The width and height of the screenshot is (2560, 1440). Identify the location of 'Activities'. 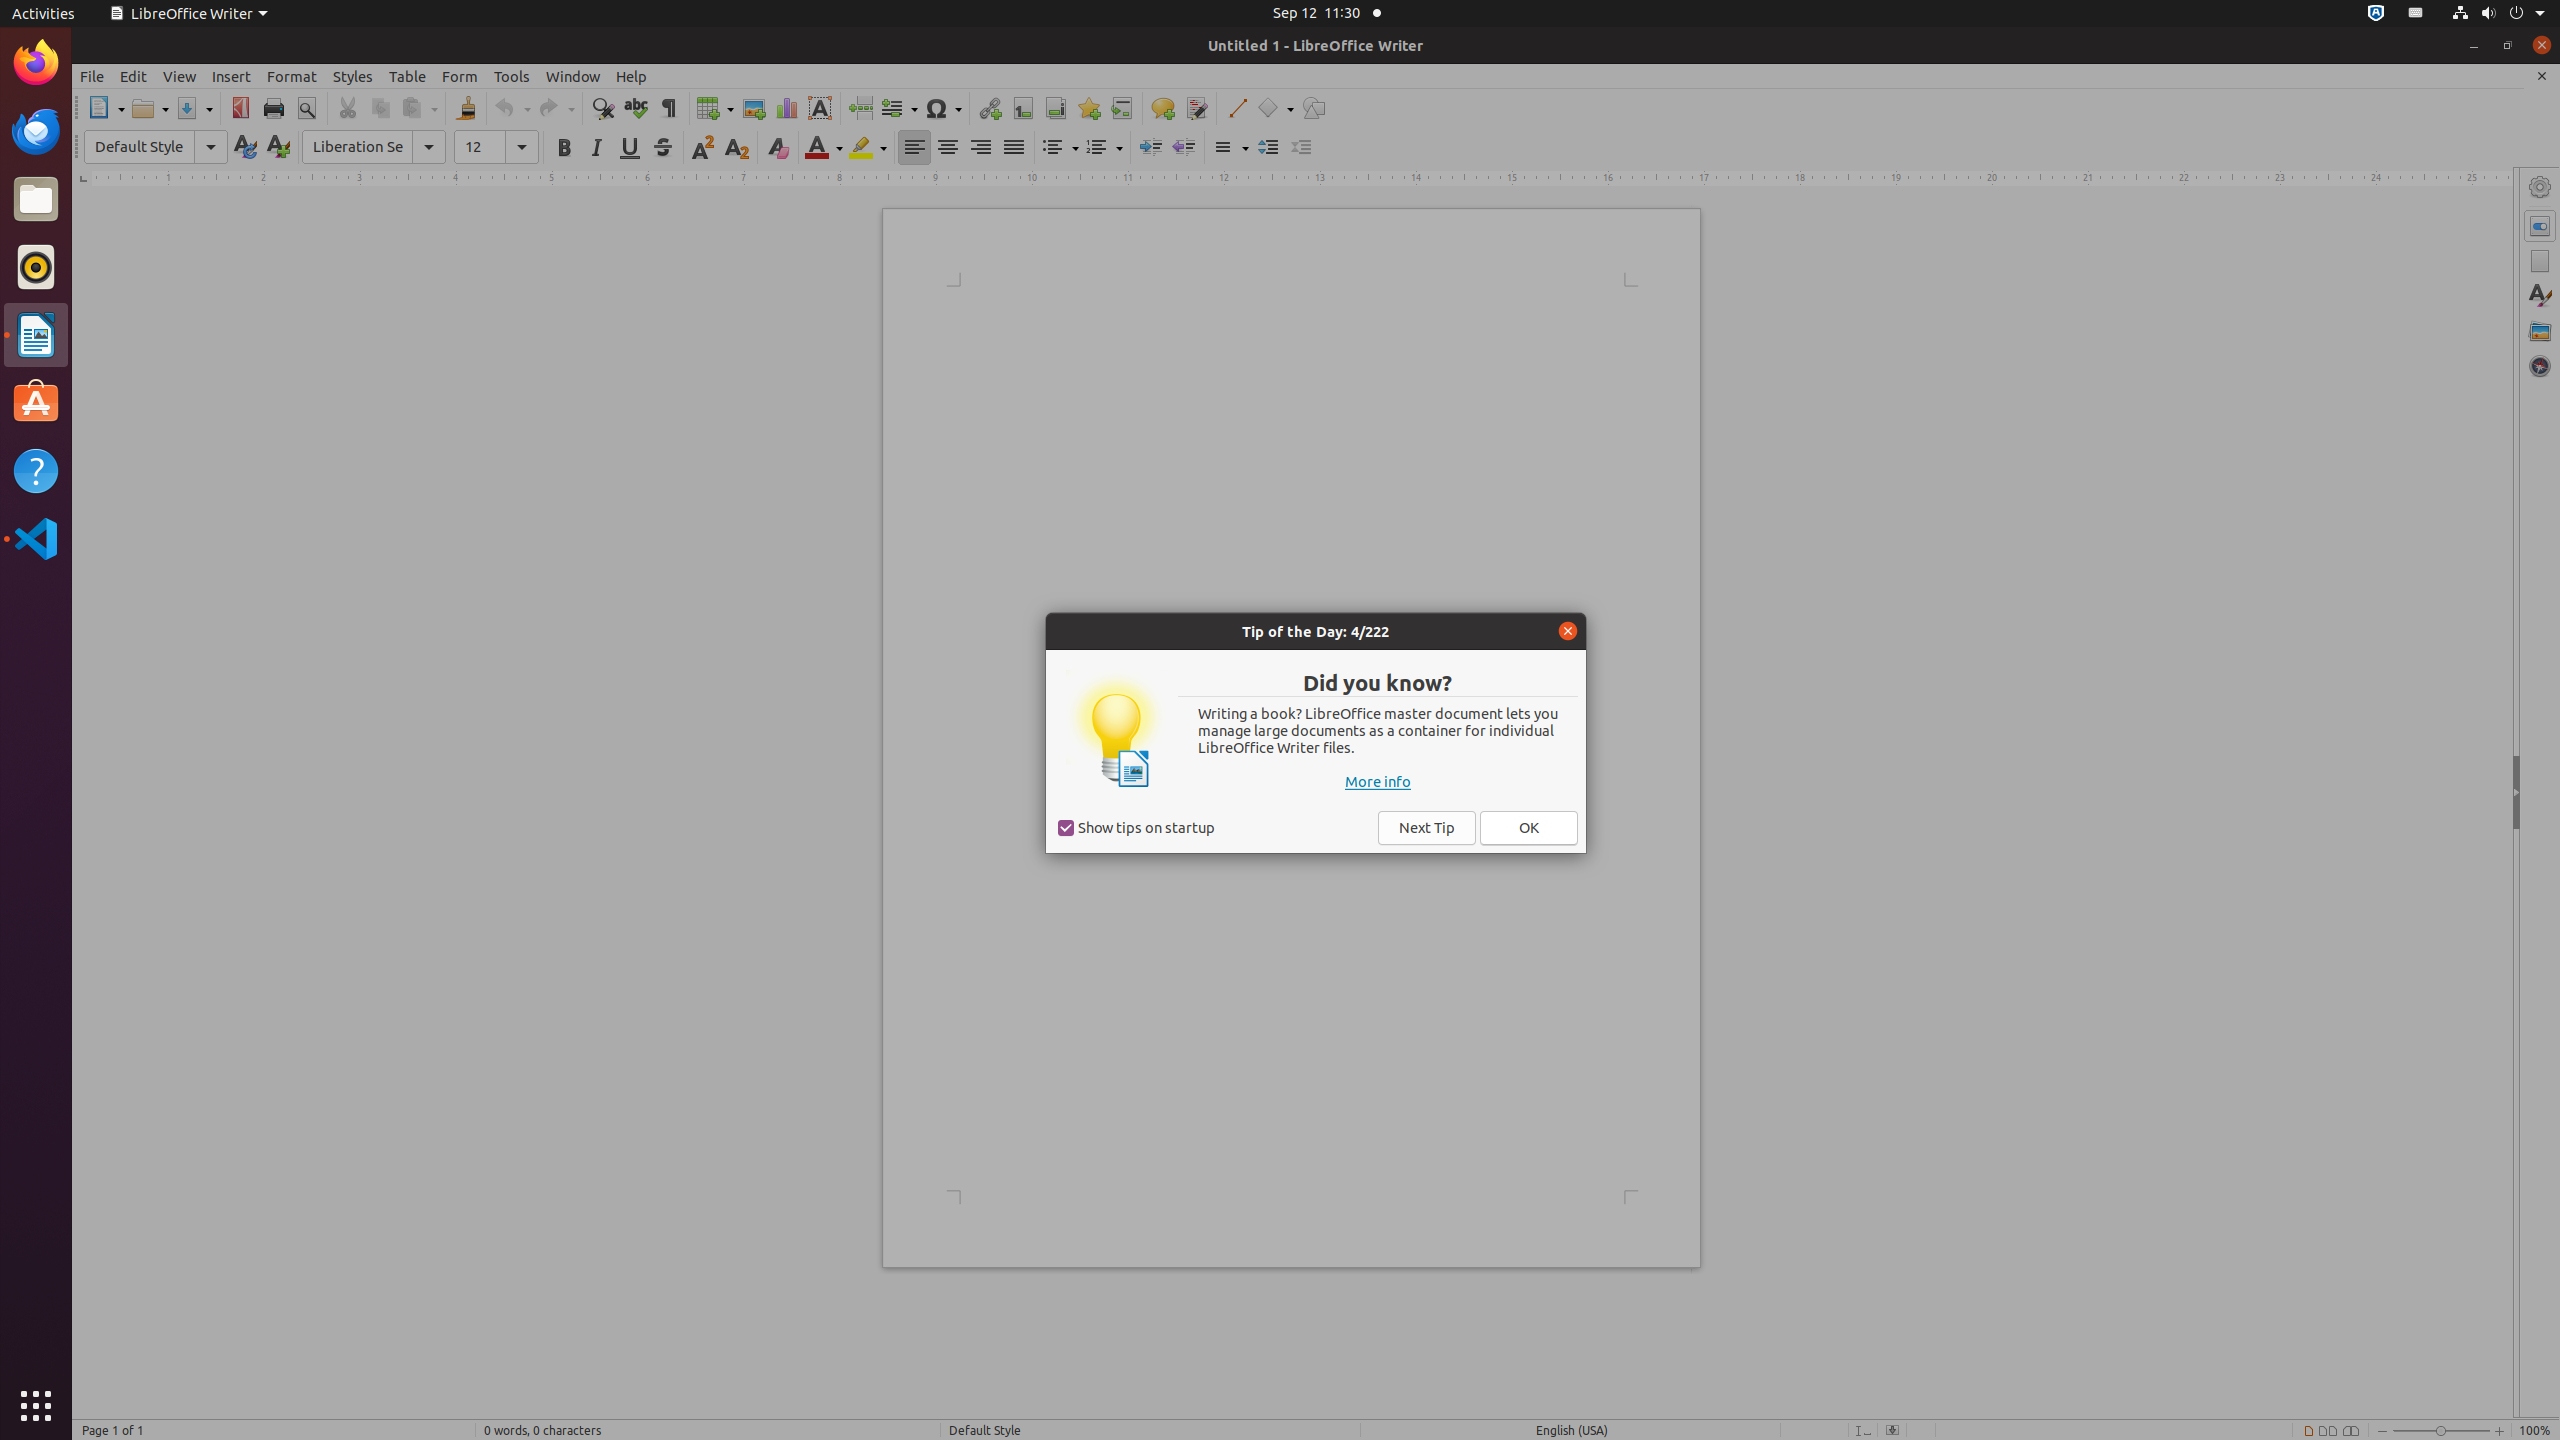
(42, 12).